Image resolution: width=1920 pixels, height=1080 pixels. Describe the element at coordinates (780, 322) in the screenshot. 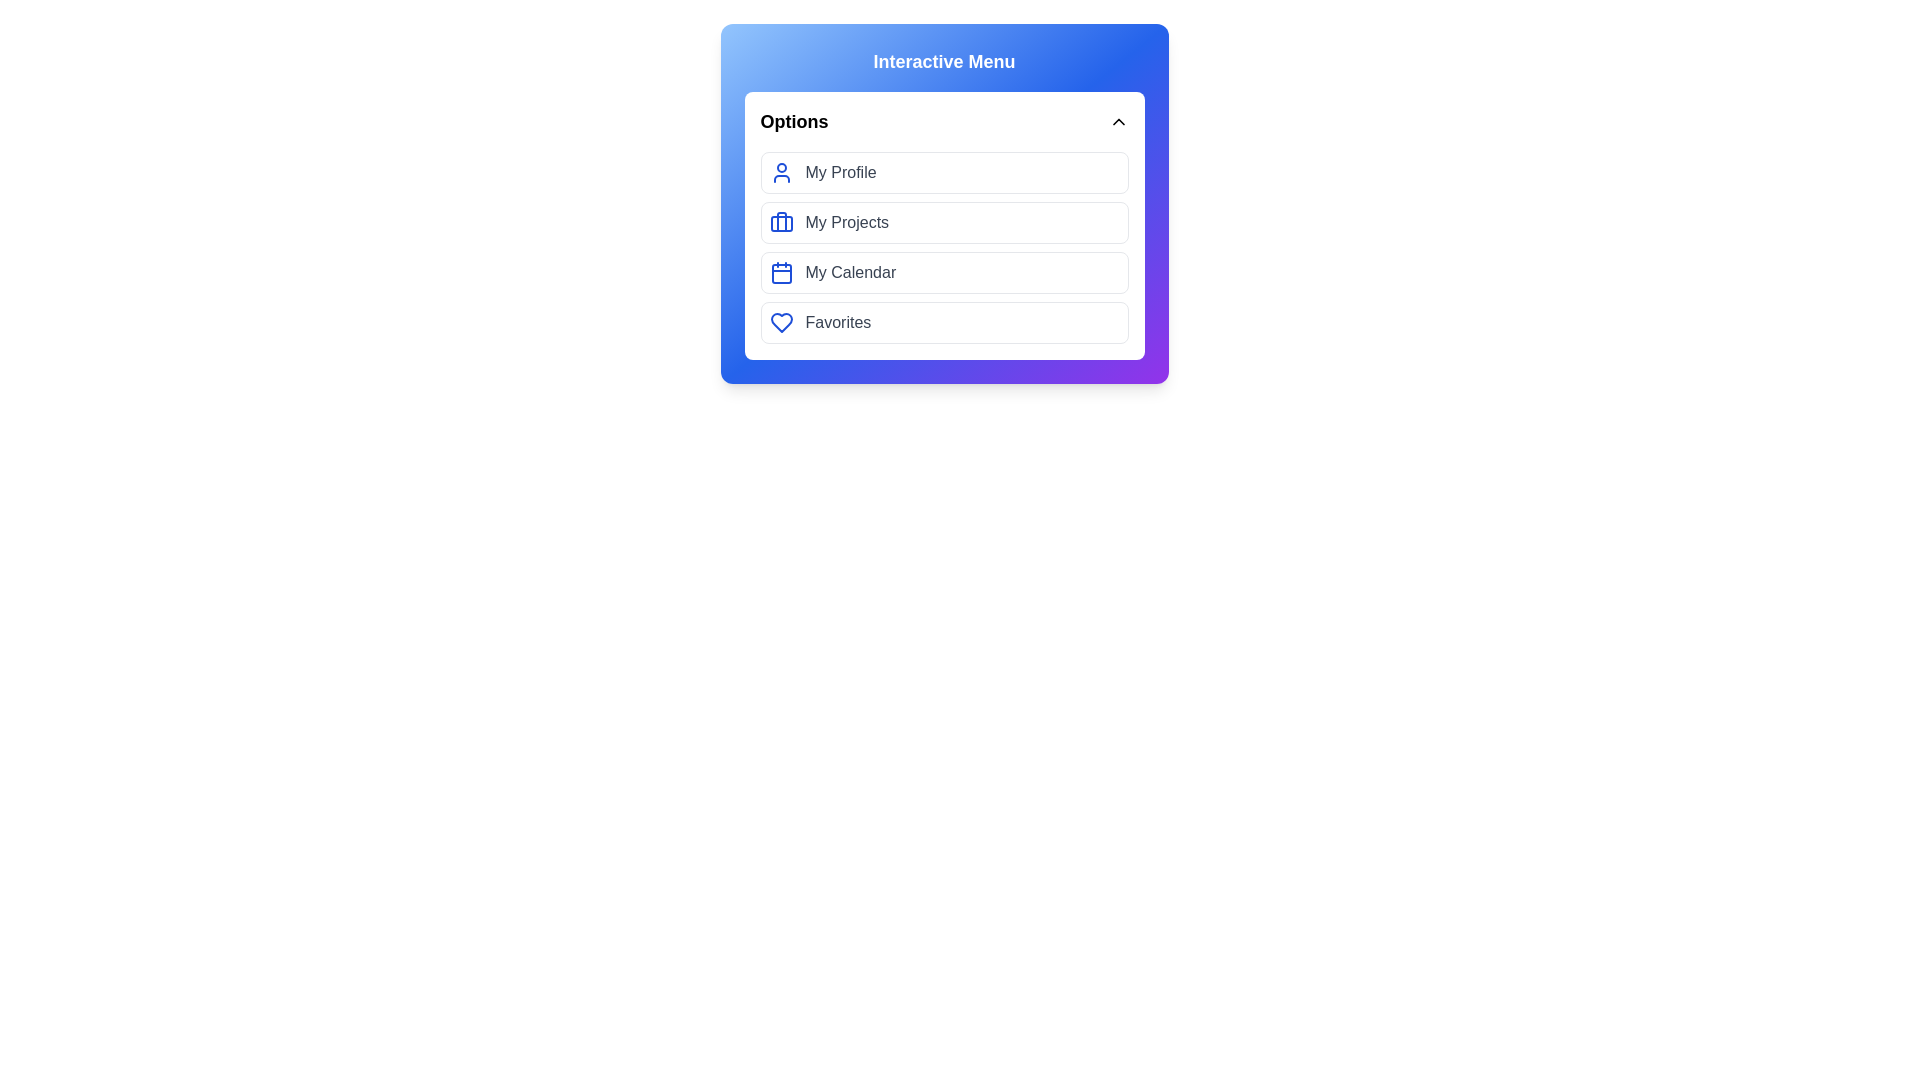

I see `the blue heart icon adjacent to the 'Favorites' text label in the 'Options' section of the 'Interactive Menu'` at that location.